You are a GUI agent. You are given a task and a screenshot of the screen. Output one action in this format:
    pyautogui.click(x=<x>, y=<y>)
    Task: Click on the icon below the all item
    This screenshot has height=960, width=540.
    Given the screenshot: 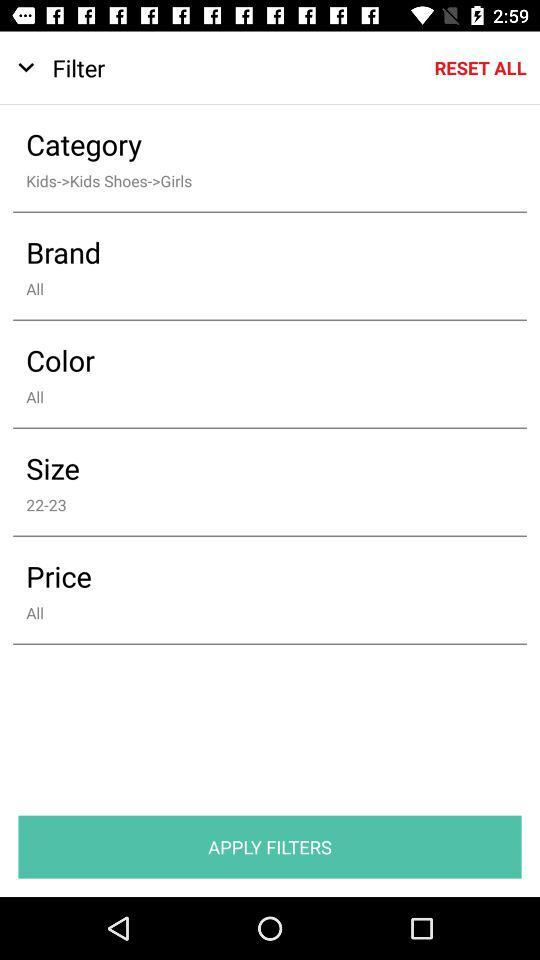 What is the action you would take?
    pyautogui.click(x=270, y=846)
    